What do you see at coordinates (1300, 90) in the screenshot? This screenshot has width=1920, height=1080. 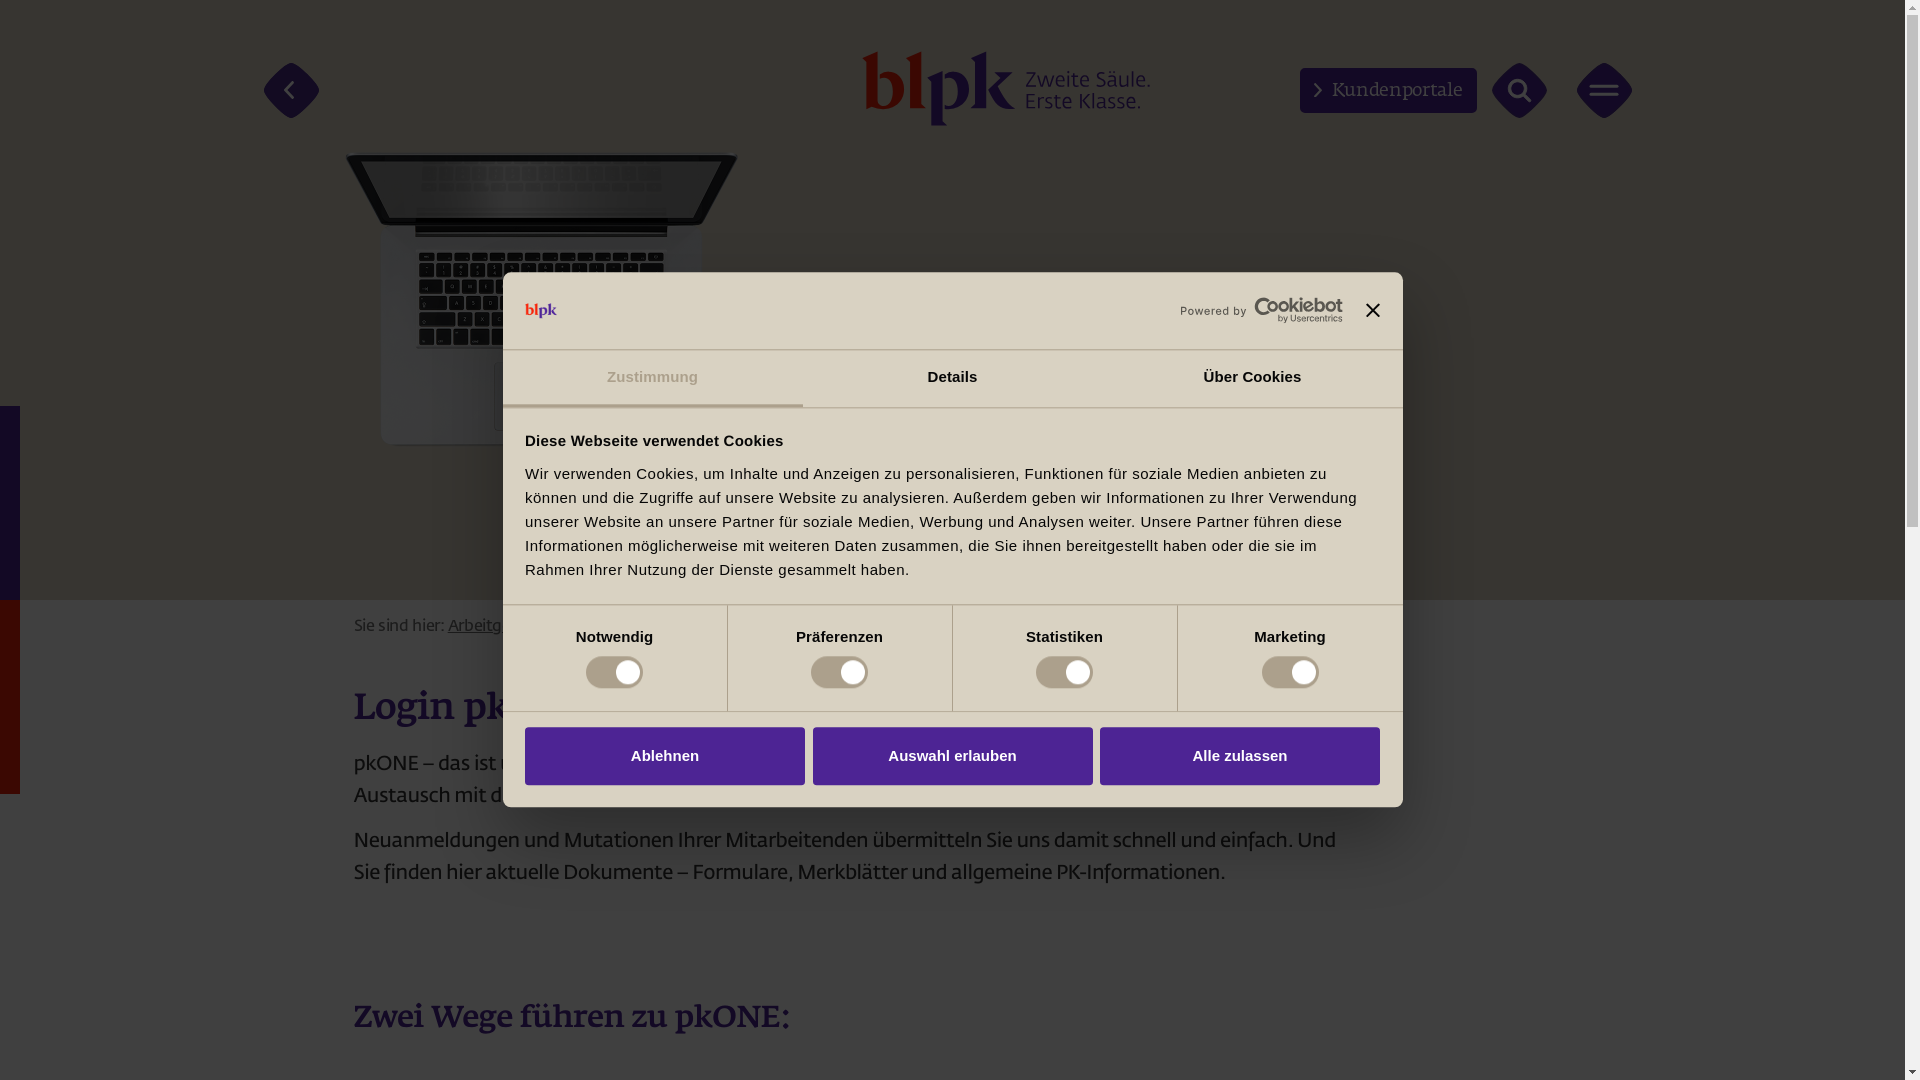 I see `'Kundenportale'` at bounding box center [1300, 90].